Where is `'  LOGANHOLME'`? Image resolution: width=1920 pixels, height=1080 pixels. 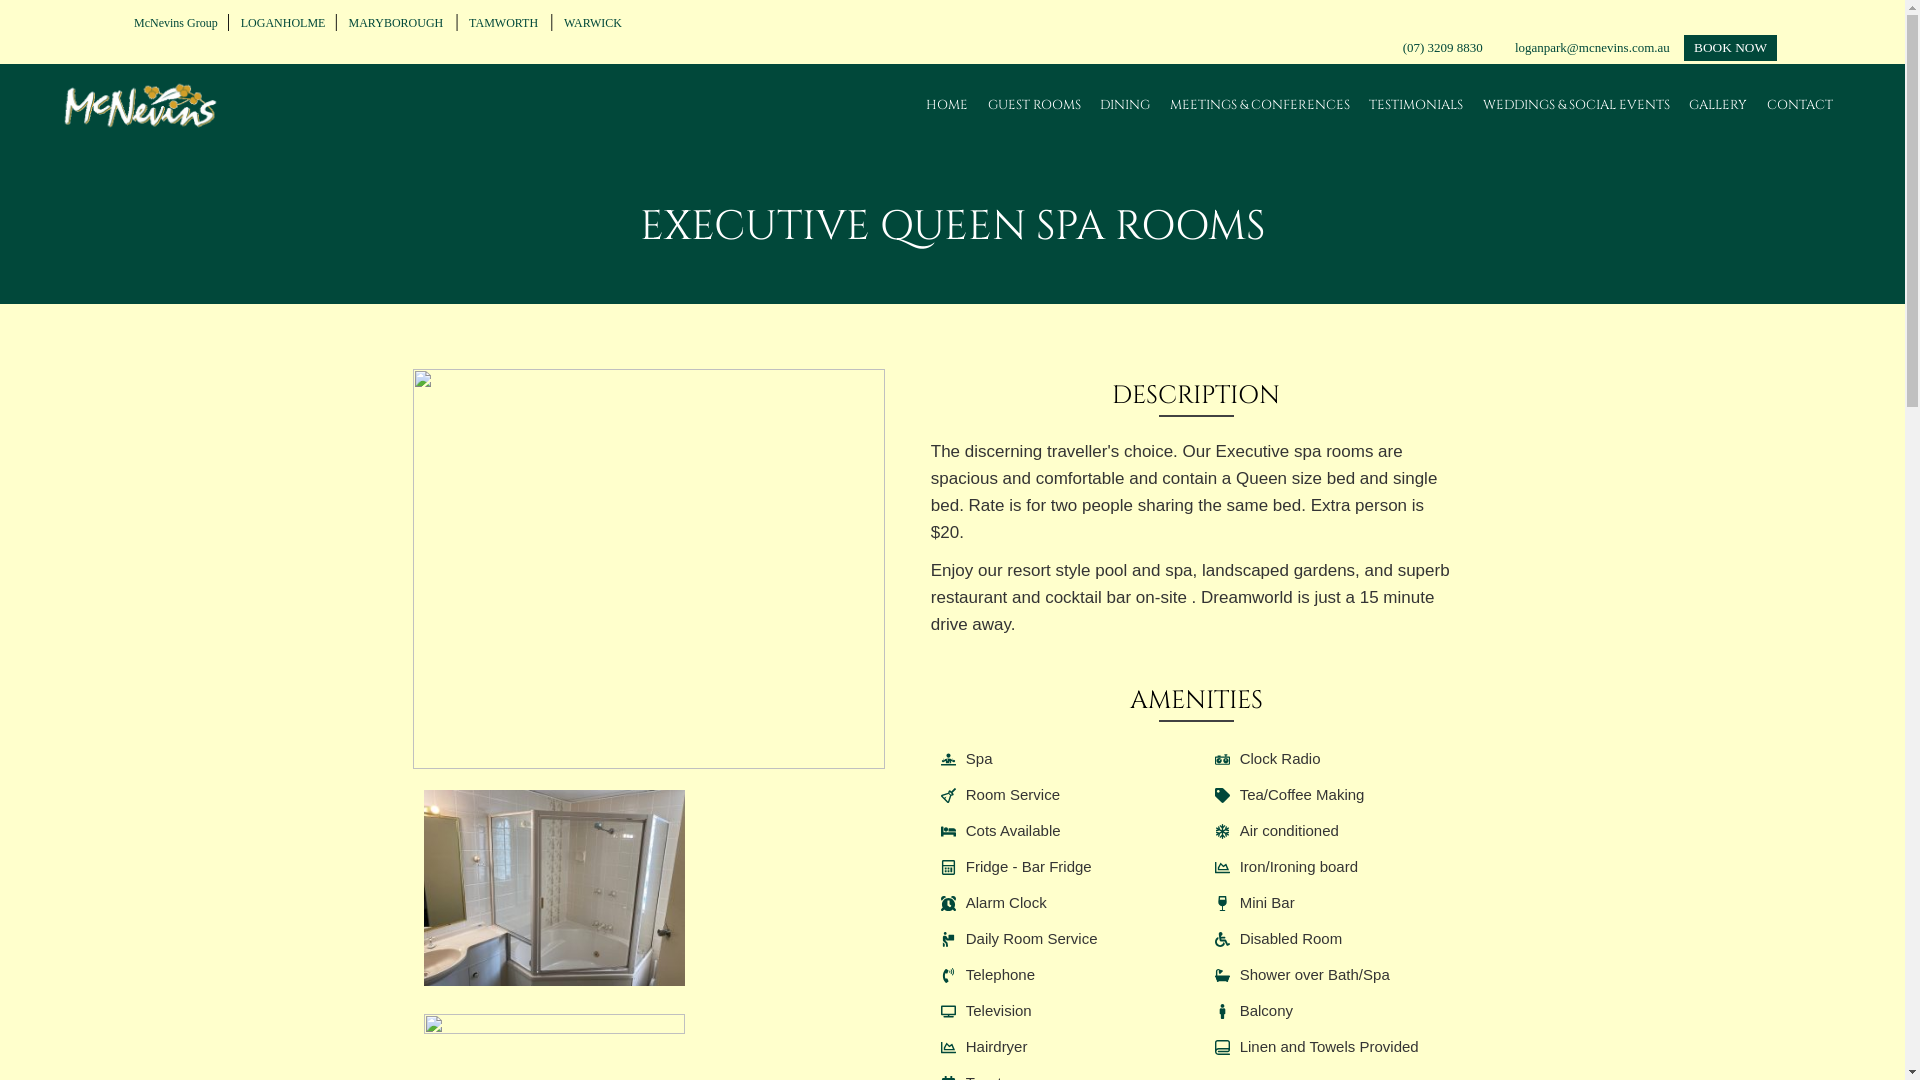 '  LOGANHOLME' is located at coordinates (279, 23).